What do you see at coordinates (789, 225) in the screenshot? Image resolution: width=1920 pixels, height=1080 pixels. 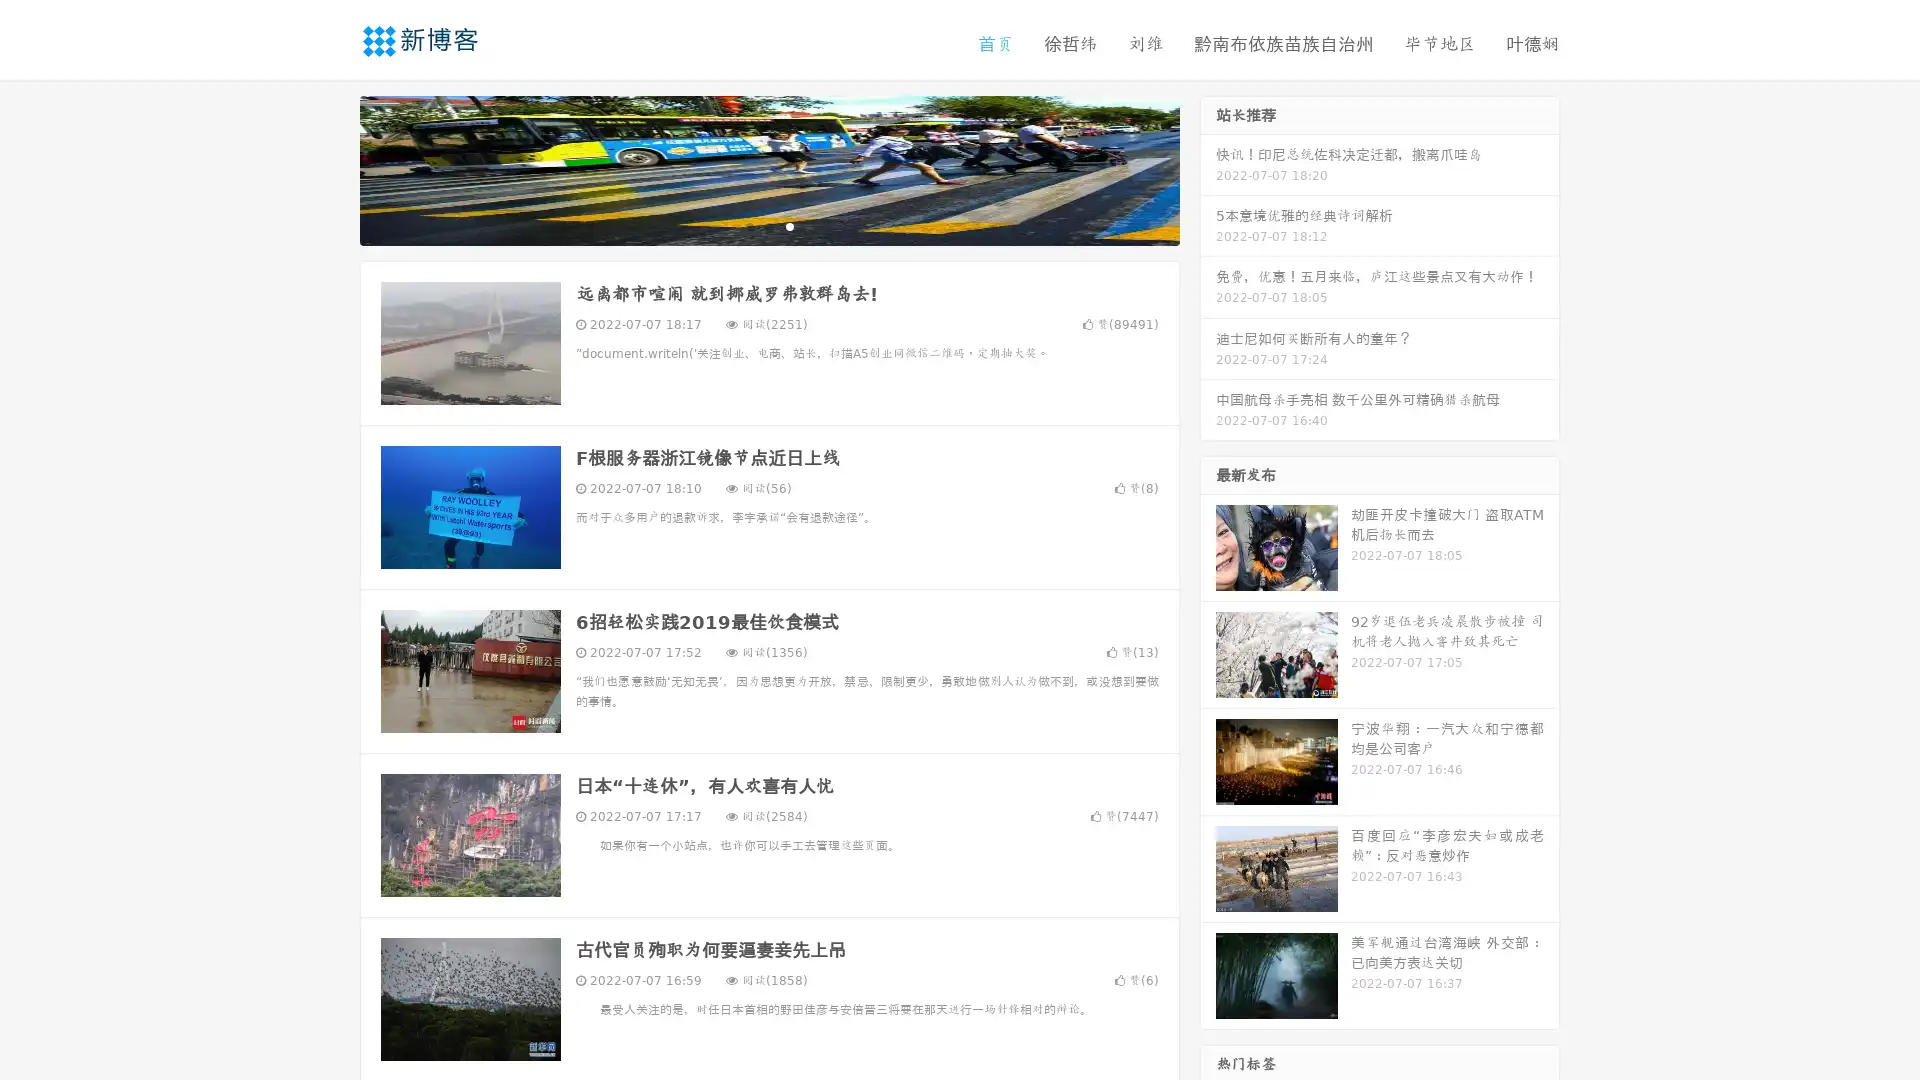 I see `Go to slide 3` at bounding box center [789, 225].